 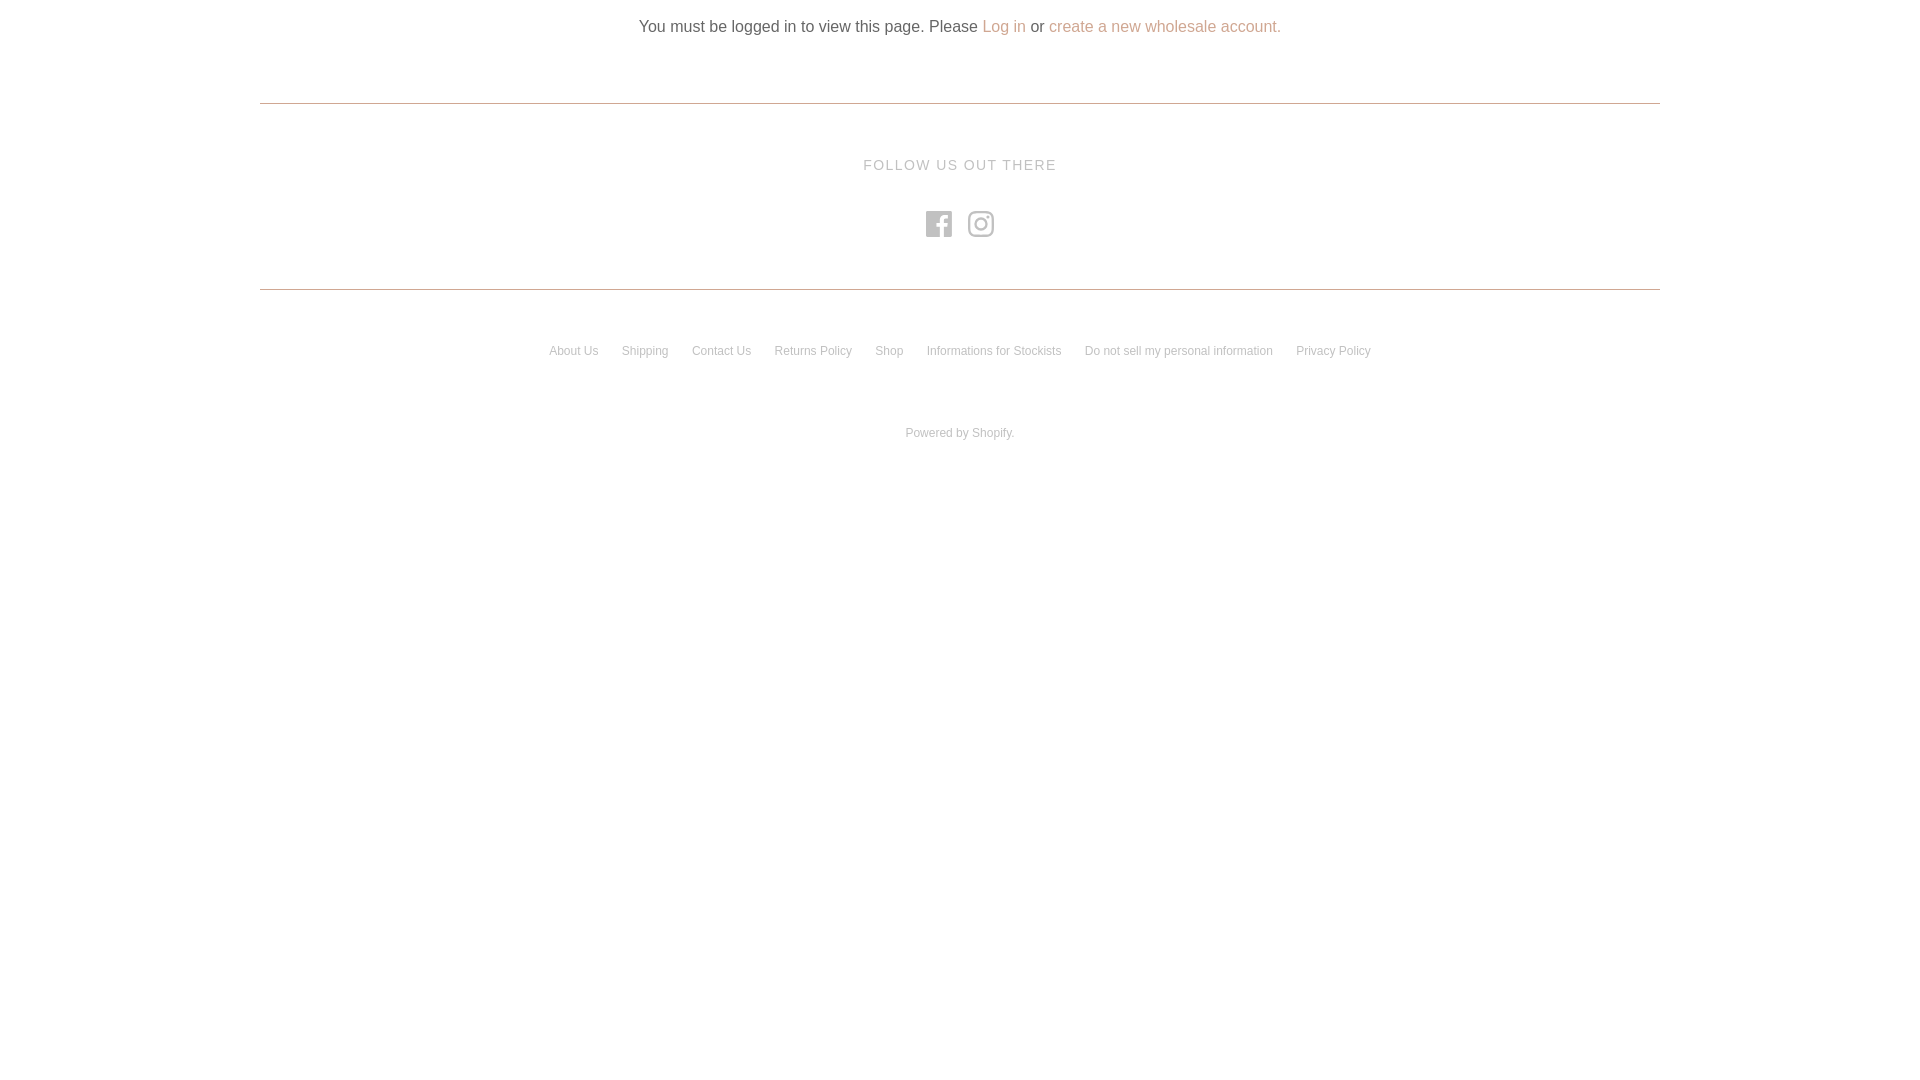 What do you see at coordinates (887, 350) in the screenshot?
I see `'Shop'` at bounding box center [887, 350].